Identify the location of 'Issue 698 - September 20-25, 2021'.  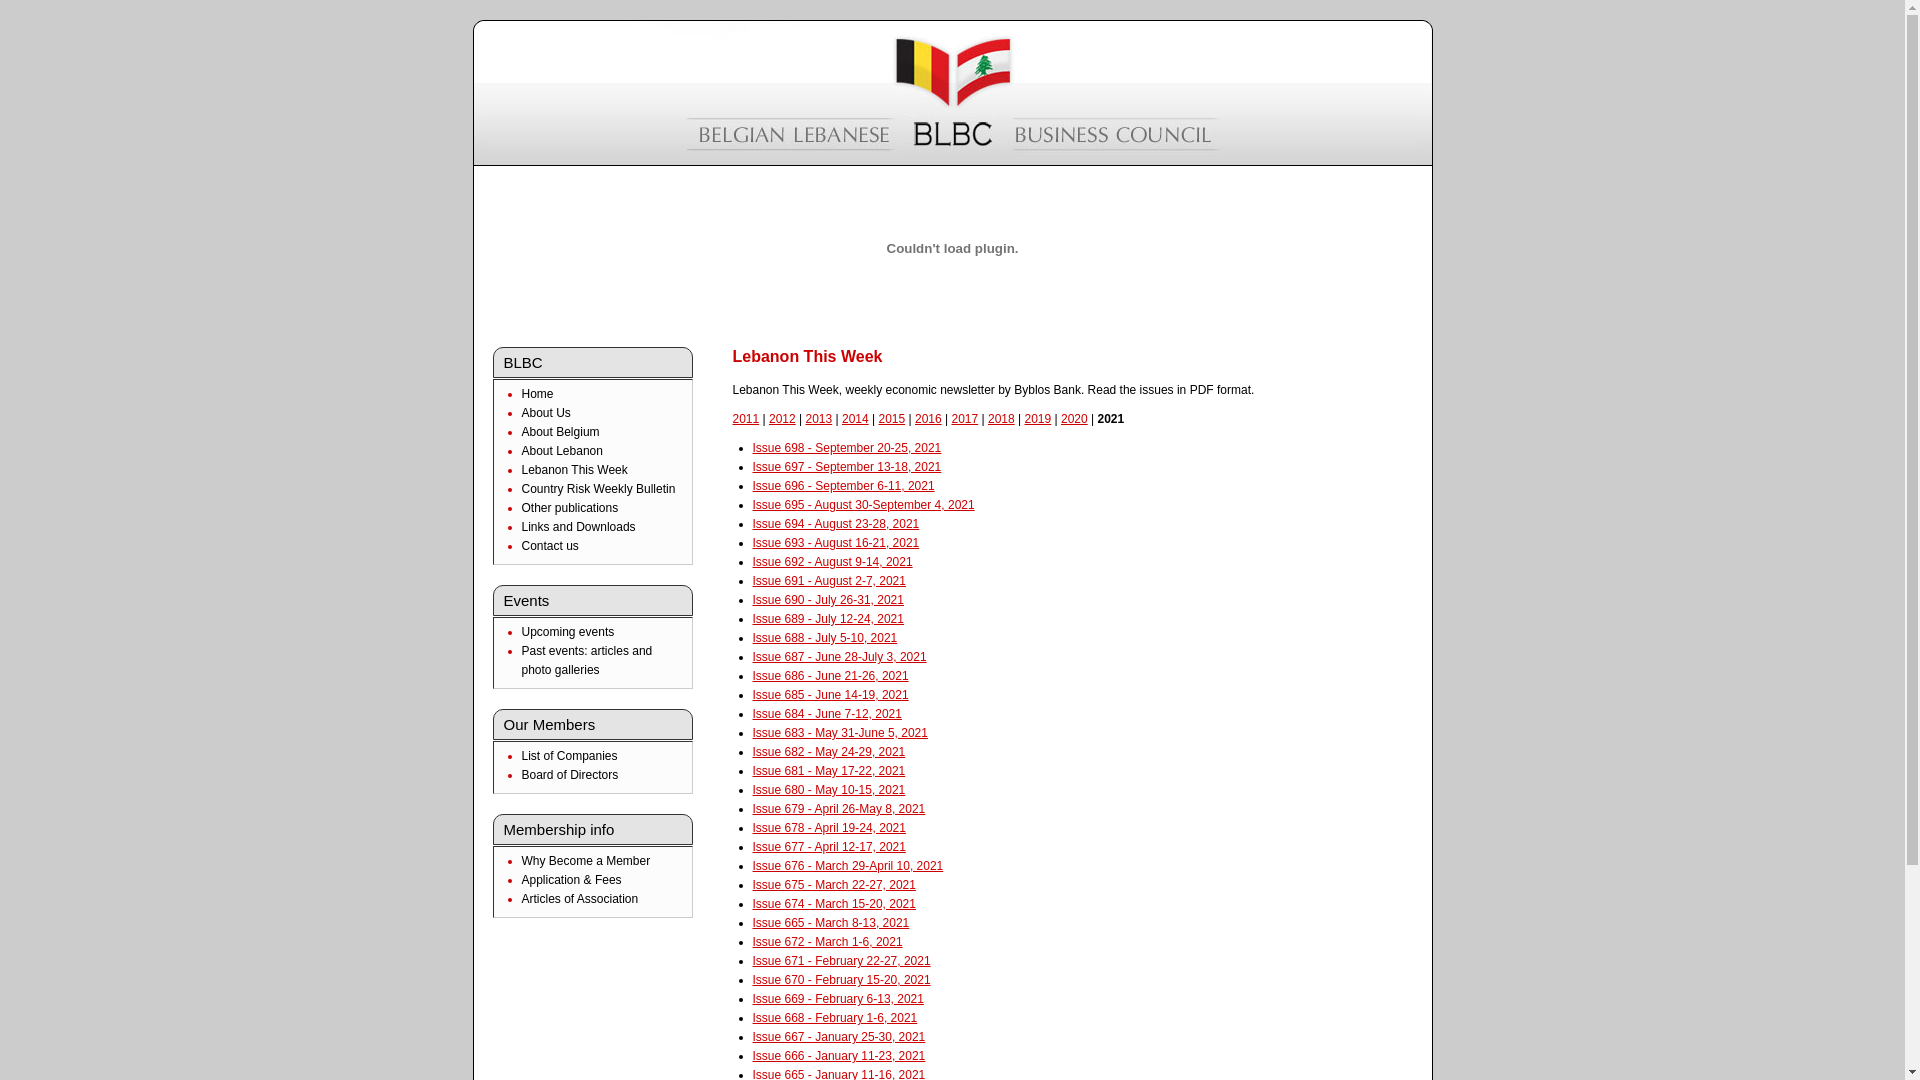
(846, 446).